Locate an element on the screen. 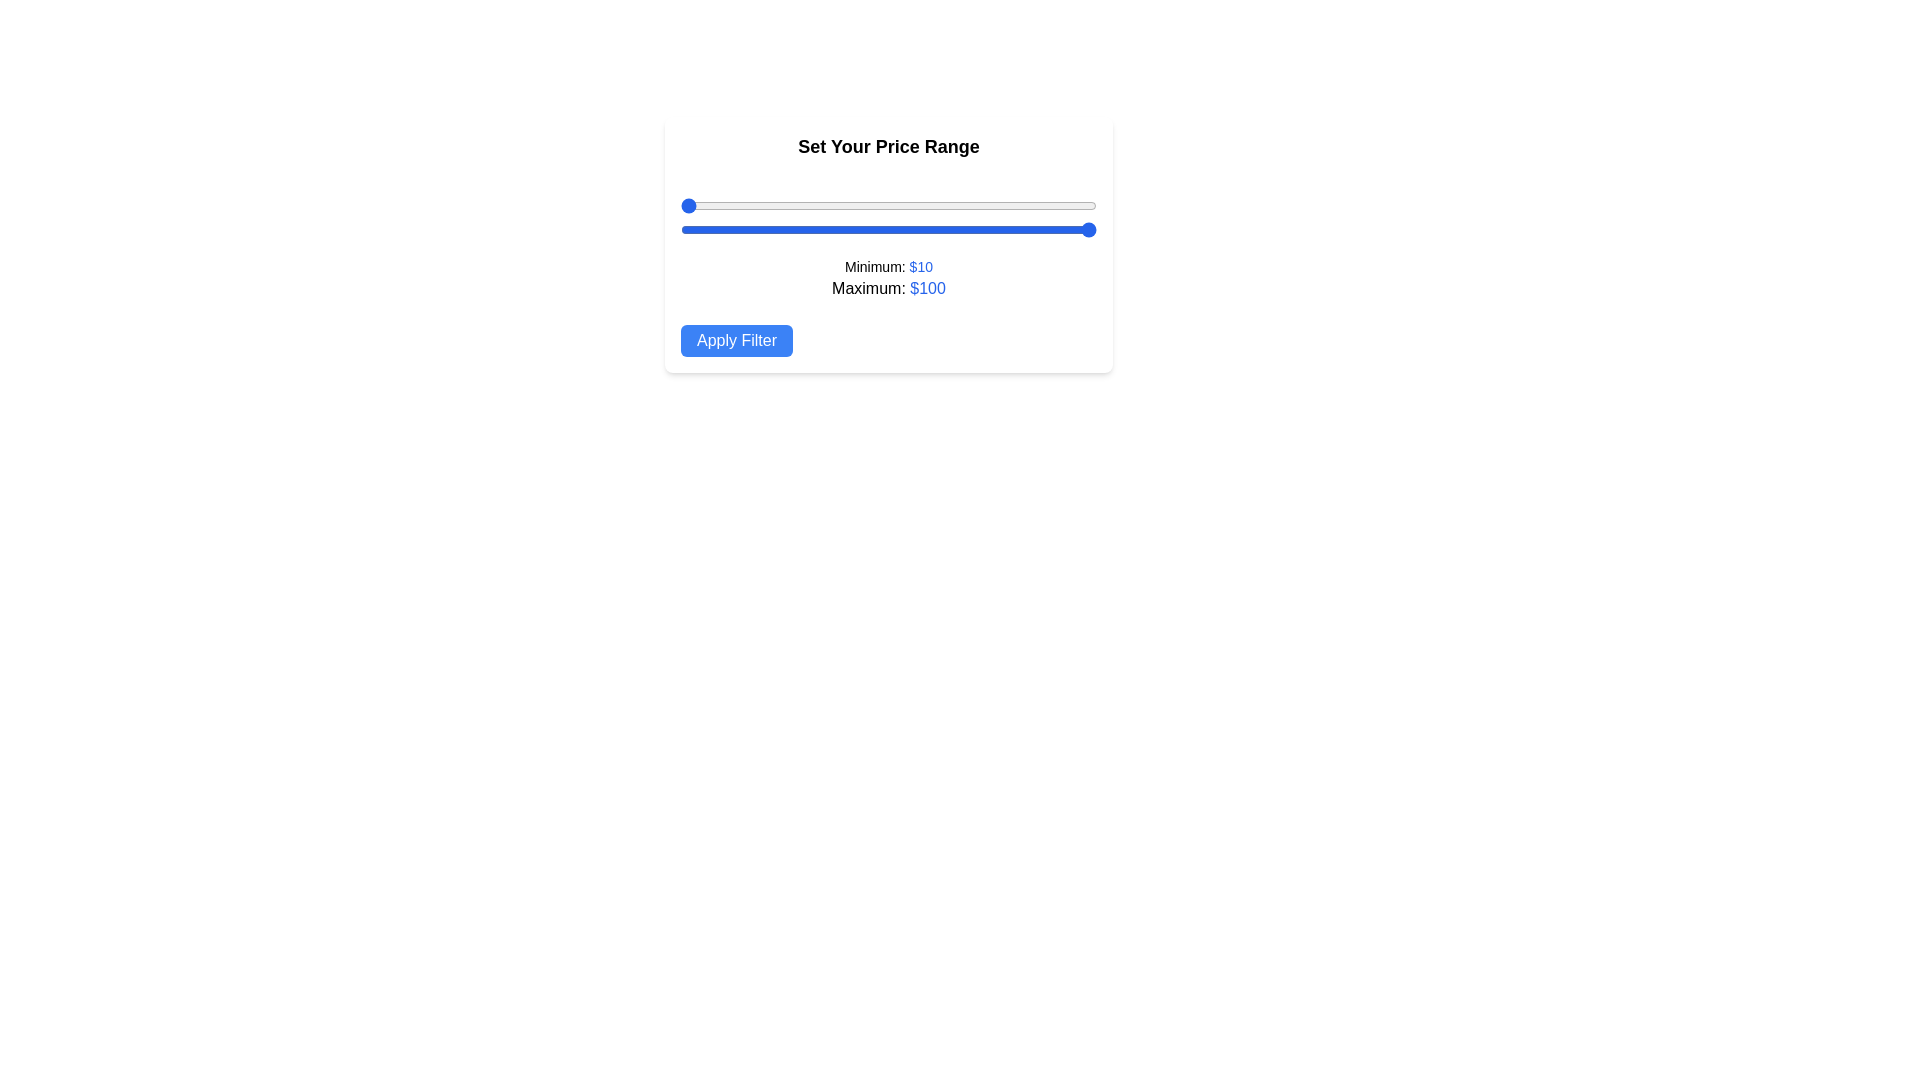 Image resolution: width=1920 pixels, height=1080 pixels. the slider position is located at coordinates (1022, 205).